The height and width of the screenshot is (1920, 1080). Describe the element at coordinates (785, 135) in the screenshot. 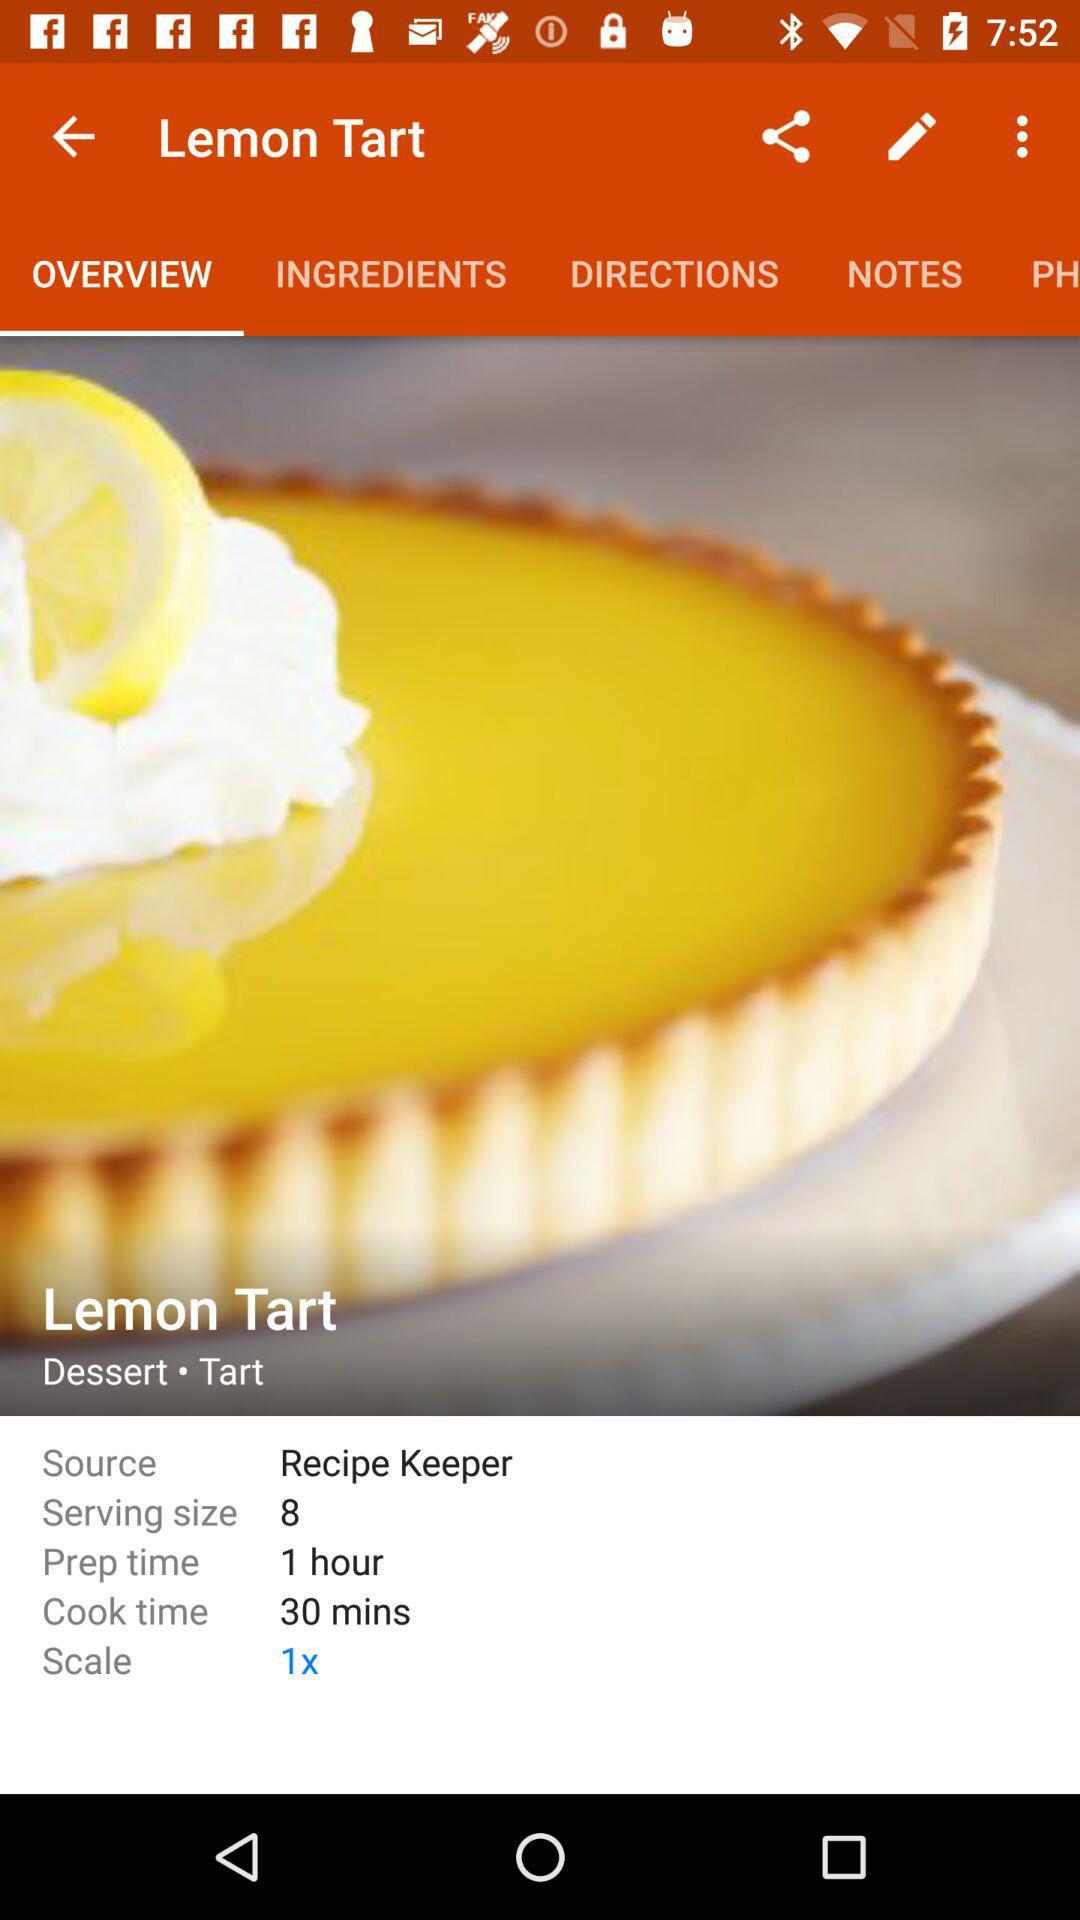

I see `the icon above directions item` at that location.